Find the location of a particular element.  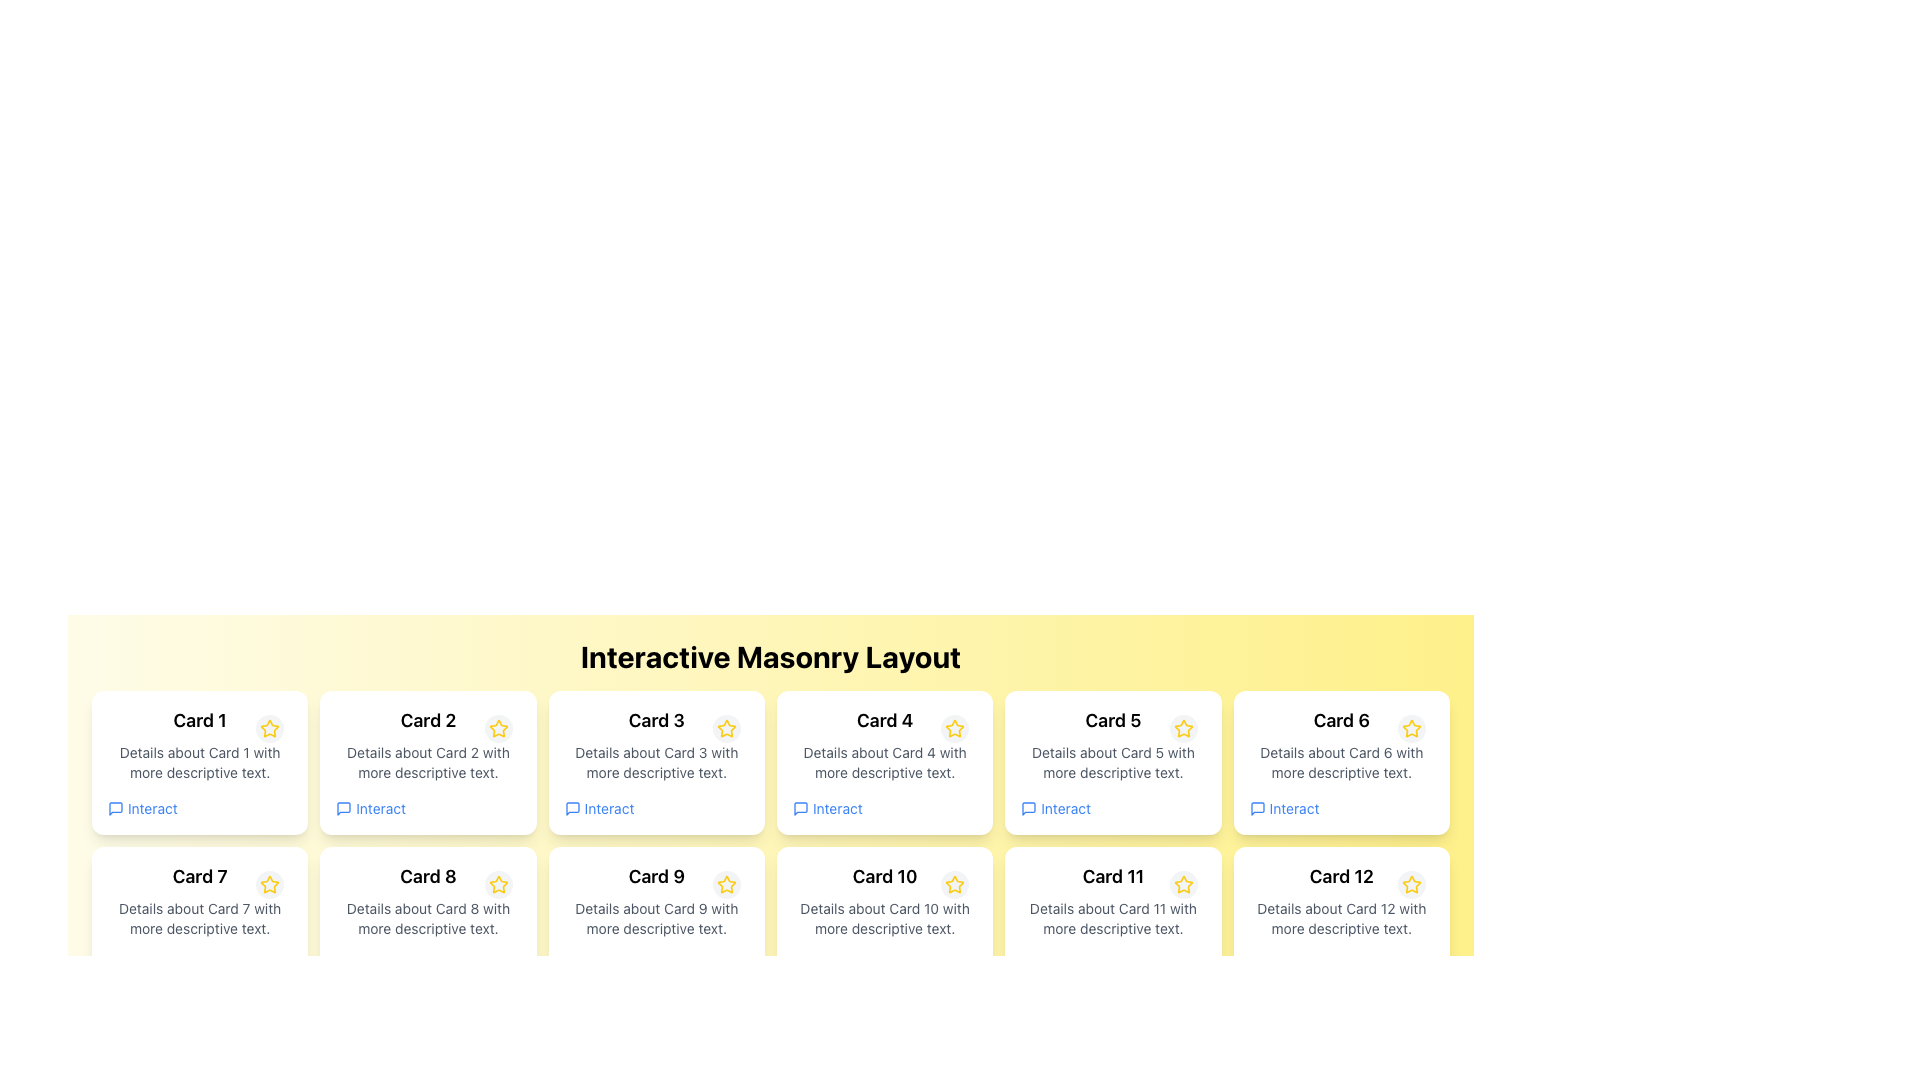

the circular button with a yellow star icon located in the top-right corner of 'Card 8' is located at coordinates (498, 883).